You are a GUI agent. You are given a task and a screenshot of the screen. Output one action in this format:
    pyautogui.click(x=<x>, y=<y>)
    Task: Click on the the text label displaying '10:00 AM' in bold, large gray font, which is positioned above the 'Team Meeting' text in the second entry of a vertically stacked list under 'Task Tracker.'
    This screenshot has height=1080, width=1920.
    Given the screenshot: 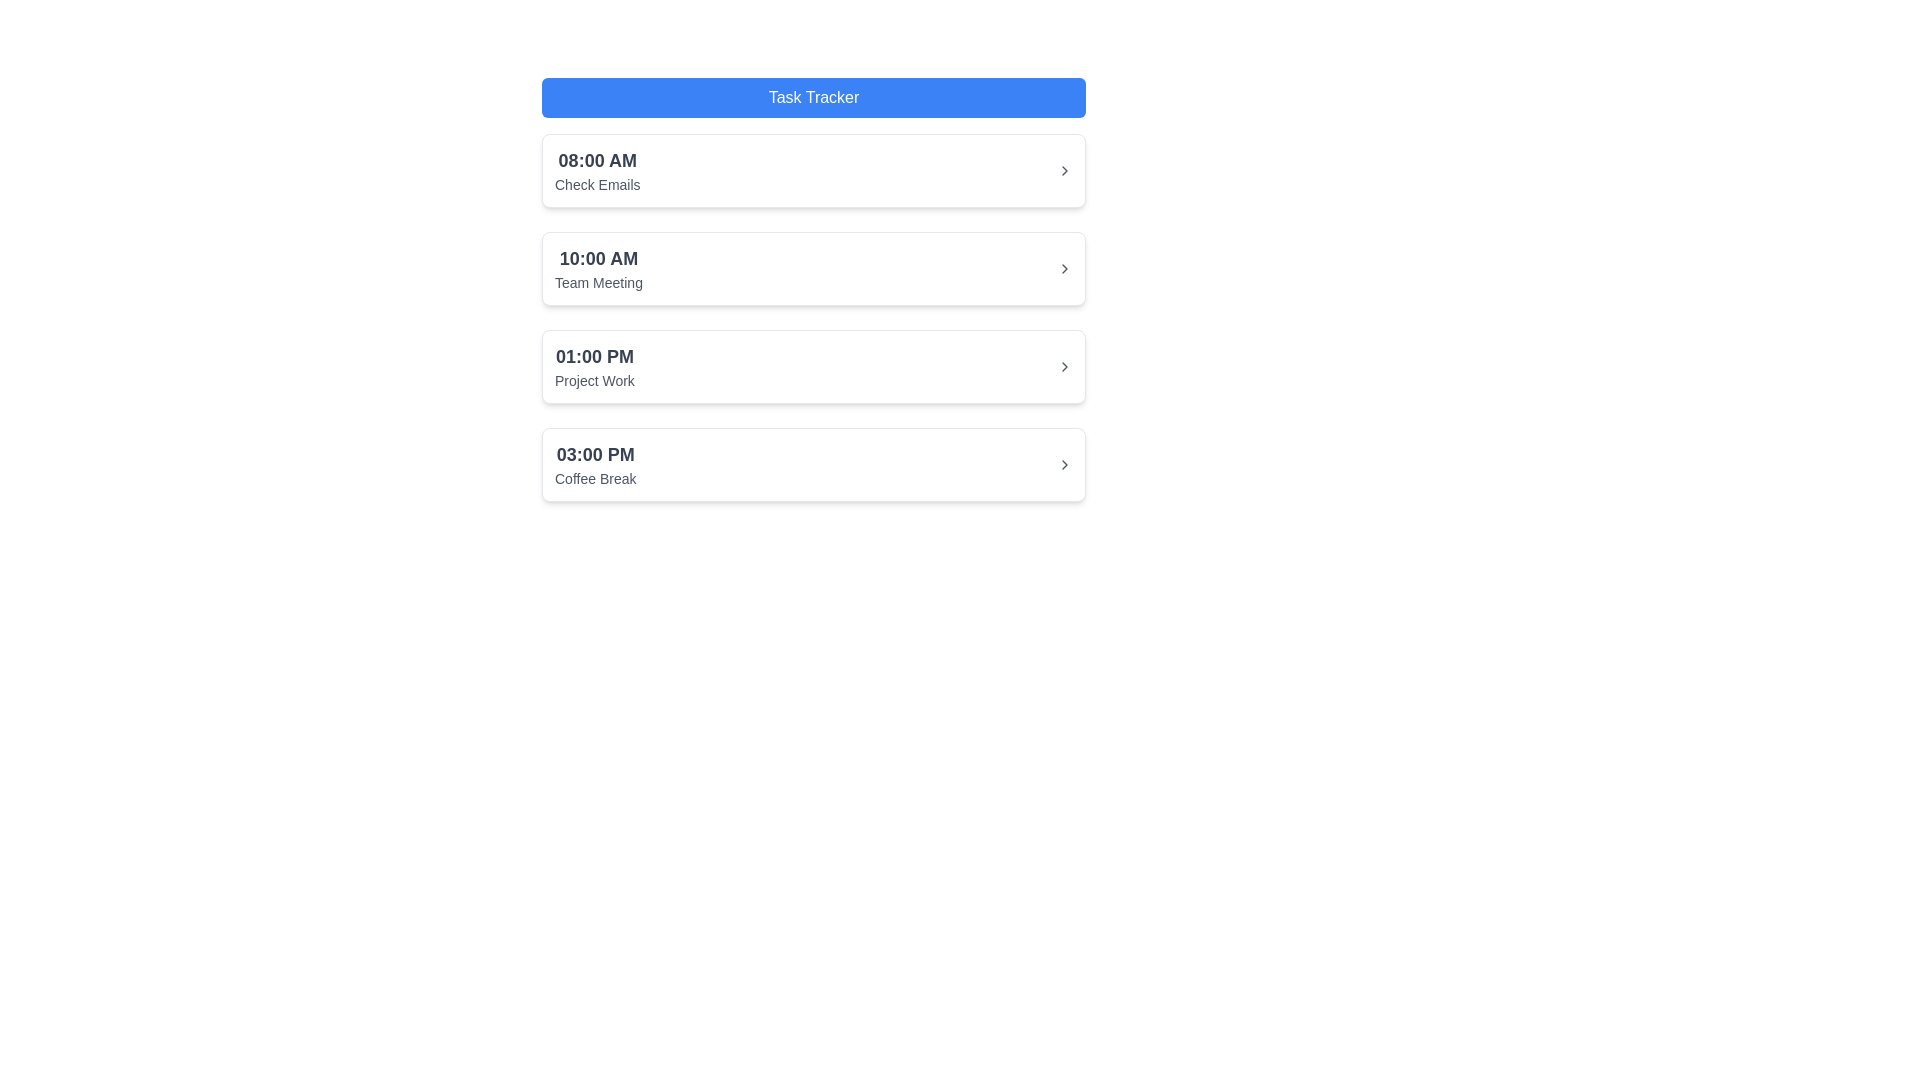 What is the action you would take?
    pyautogui.click(x=598, y=257)
    